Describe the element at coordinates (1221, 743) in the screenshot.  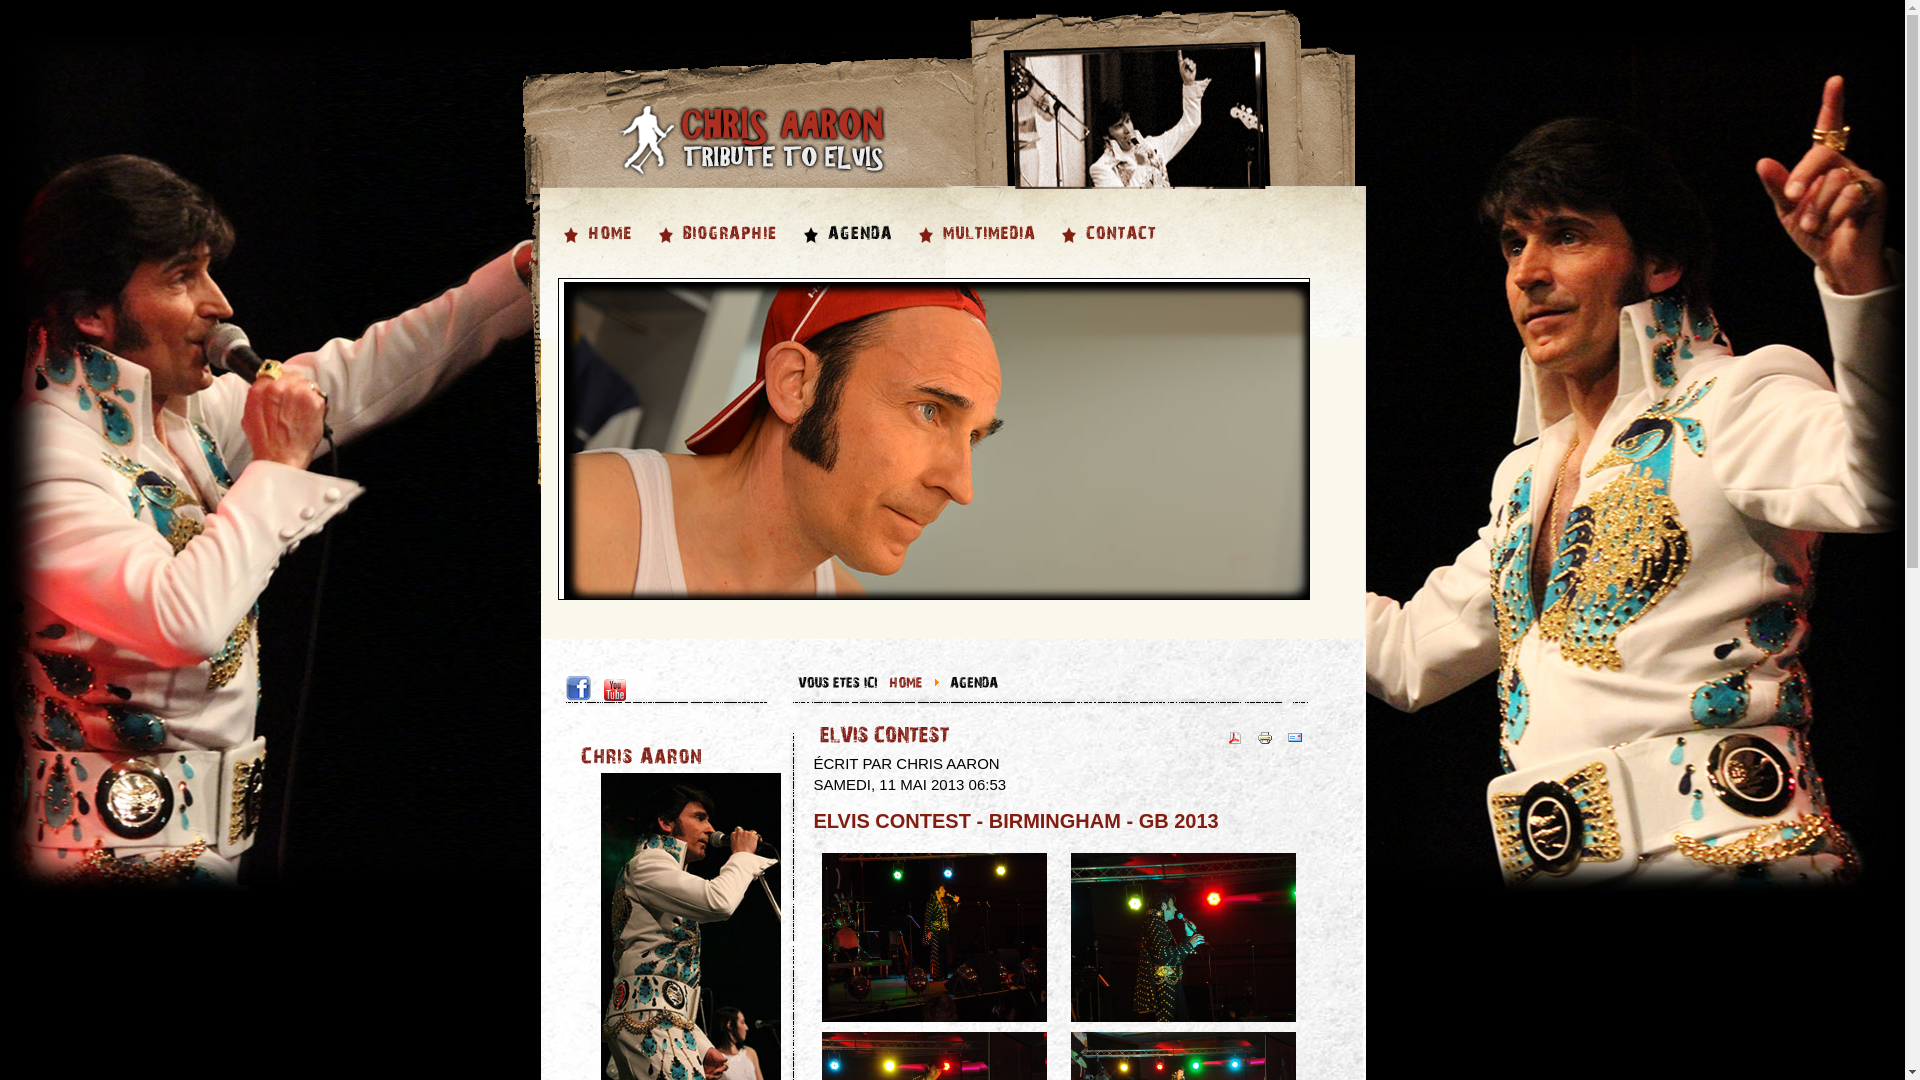
I see `'PDF'` at that location.